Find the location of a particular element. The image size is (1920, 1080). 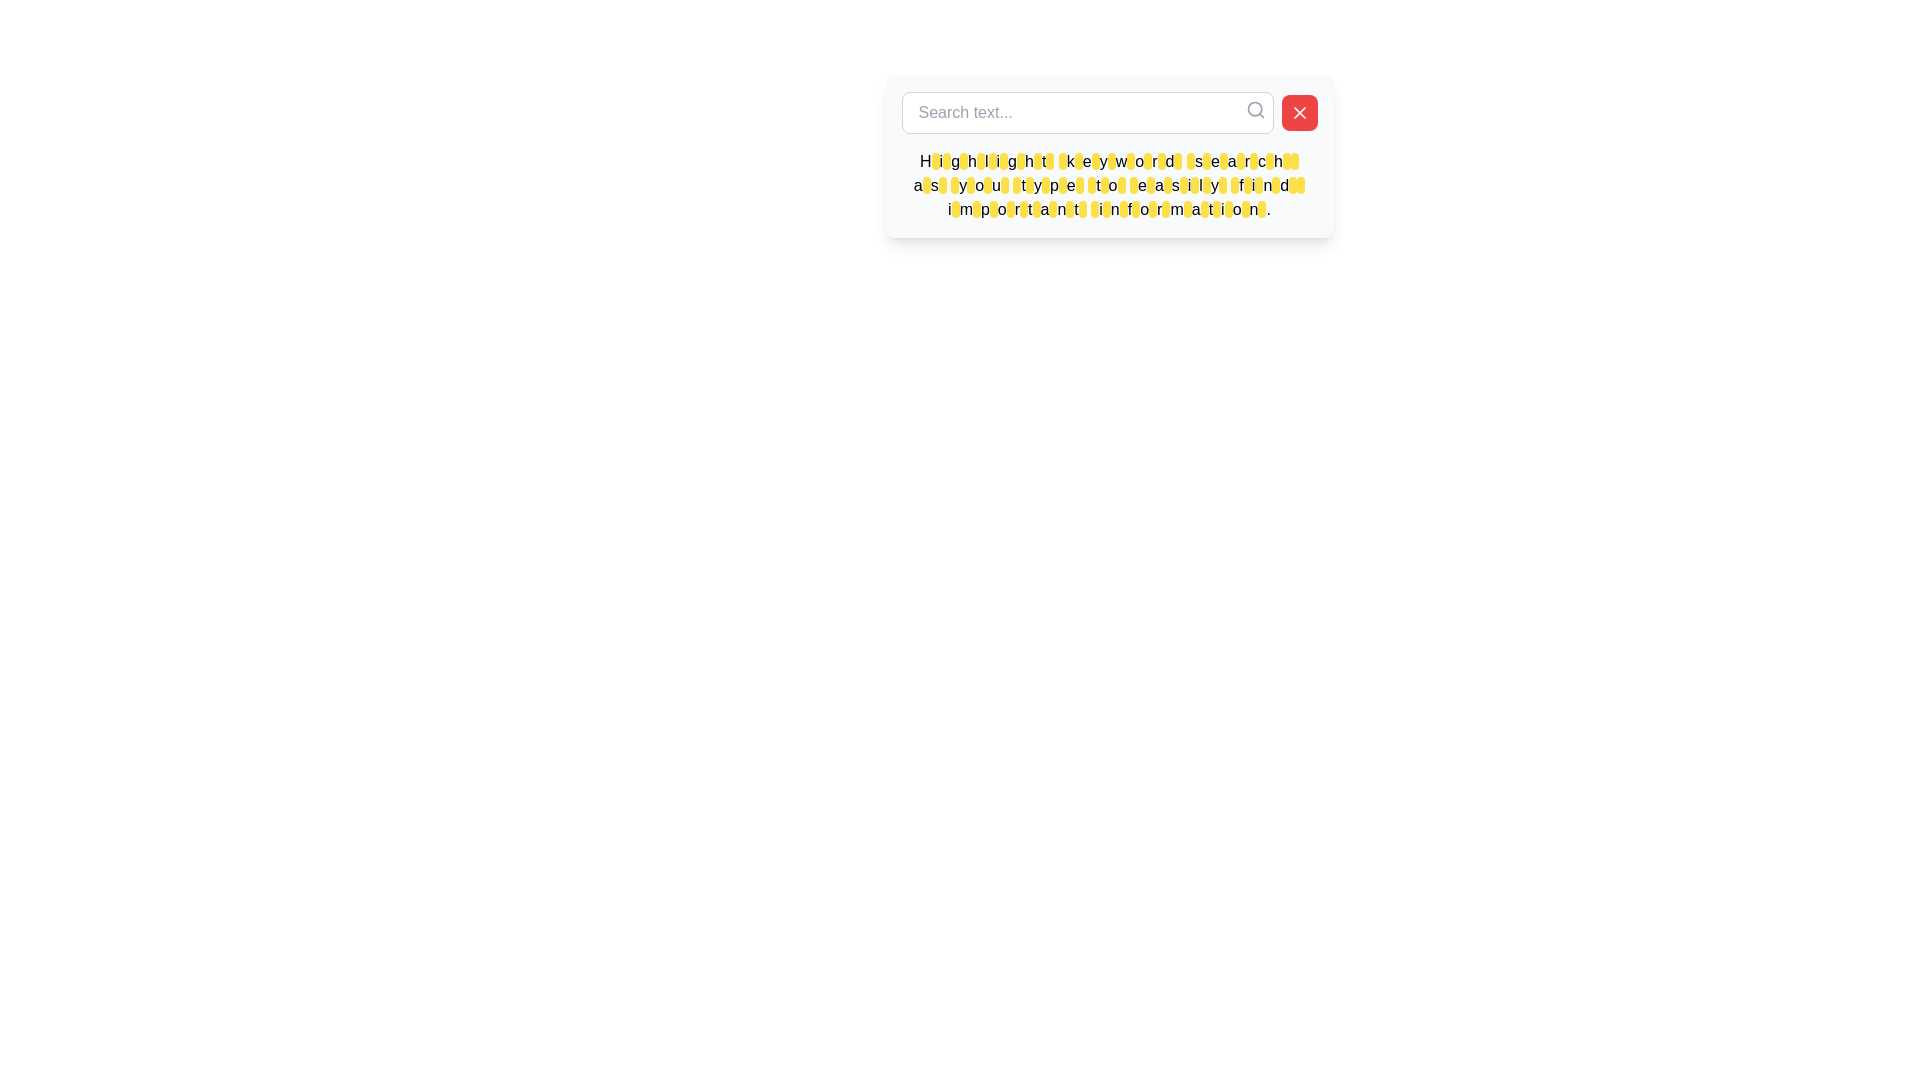

the 15th yellow-highlighted segment within the explanatory text inside the tooltip, which serves as a visual highlight for a portion of the tooltip's information is located at coordinates (1103, 185).